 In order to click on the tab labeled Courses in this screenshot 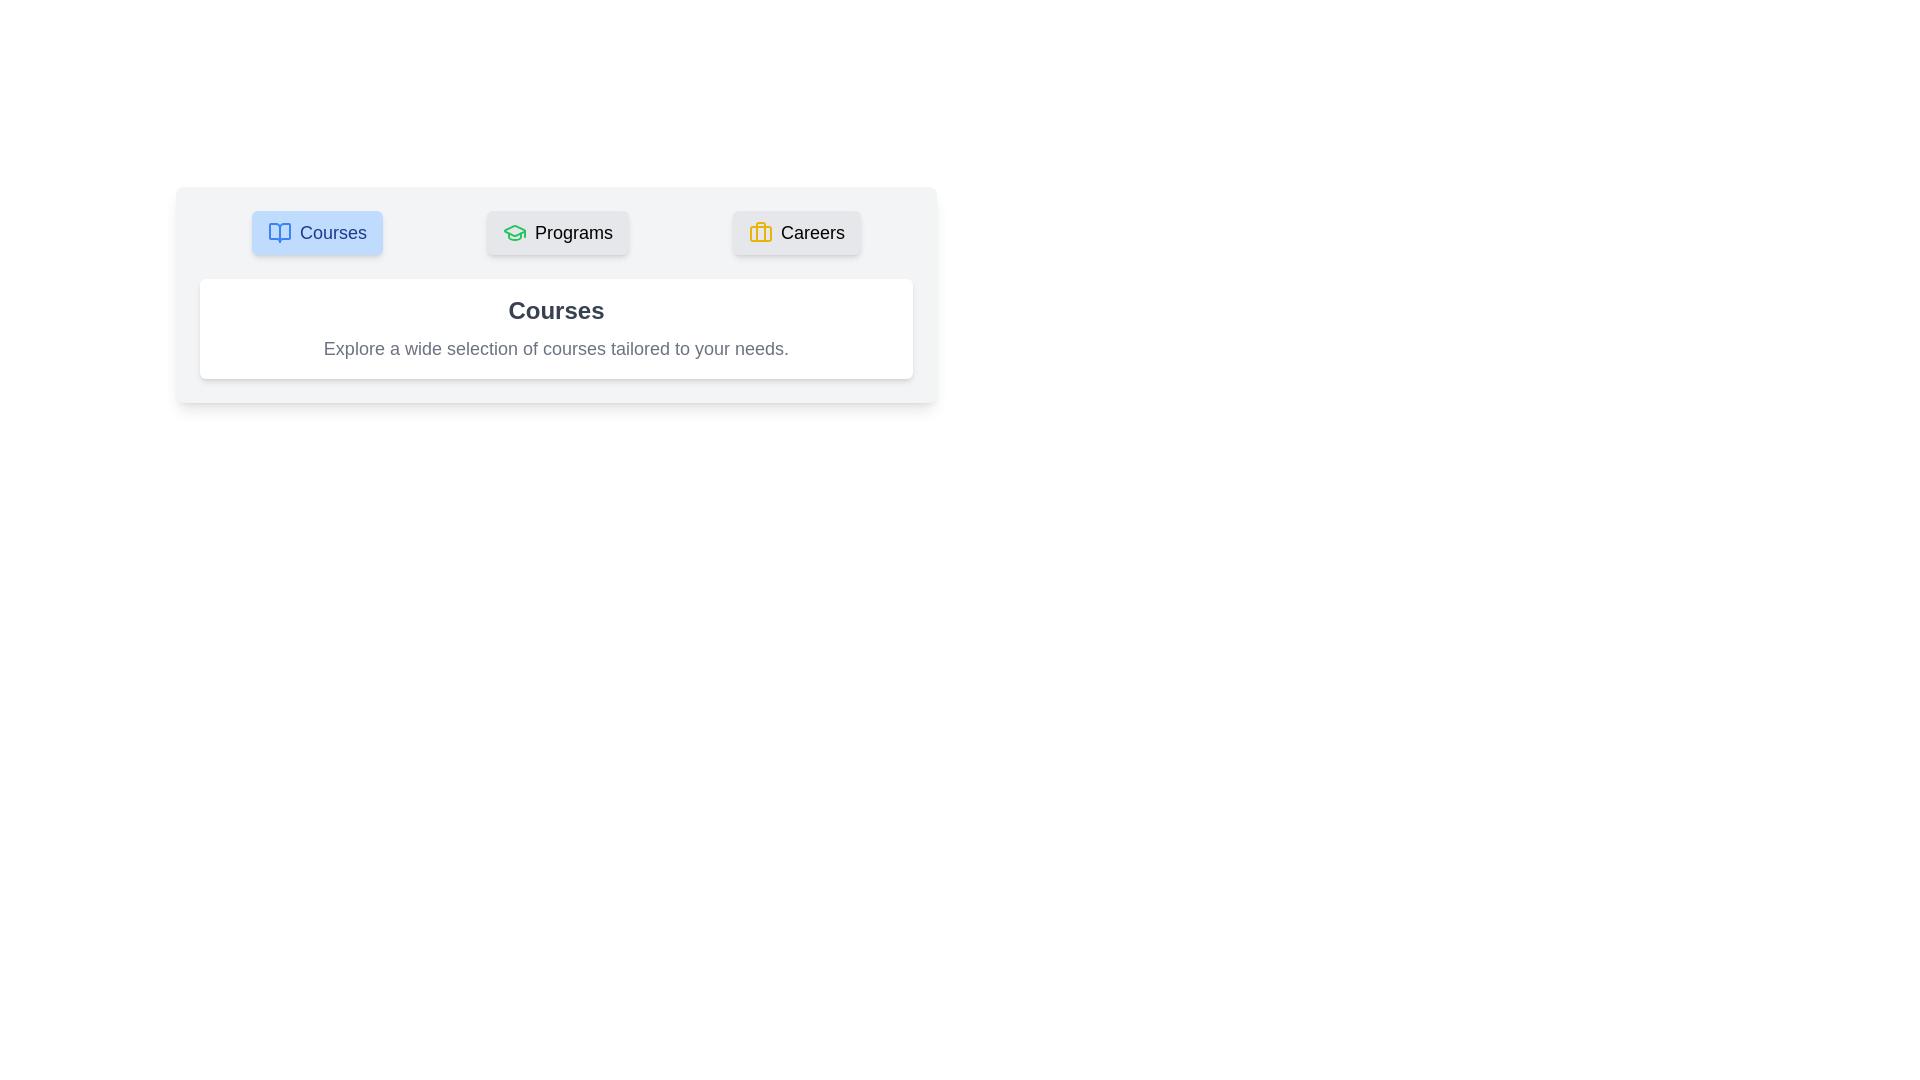, I will do `click(316, 231)`.